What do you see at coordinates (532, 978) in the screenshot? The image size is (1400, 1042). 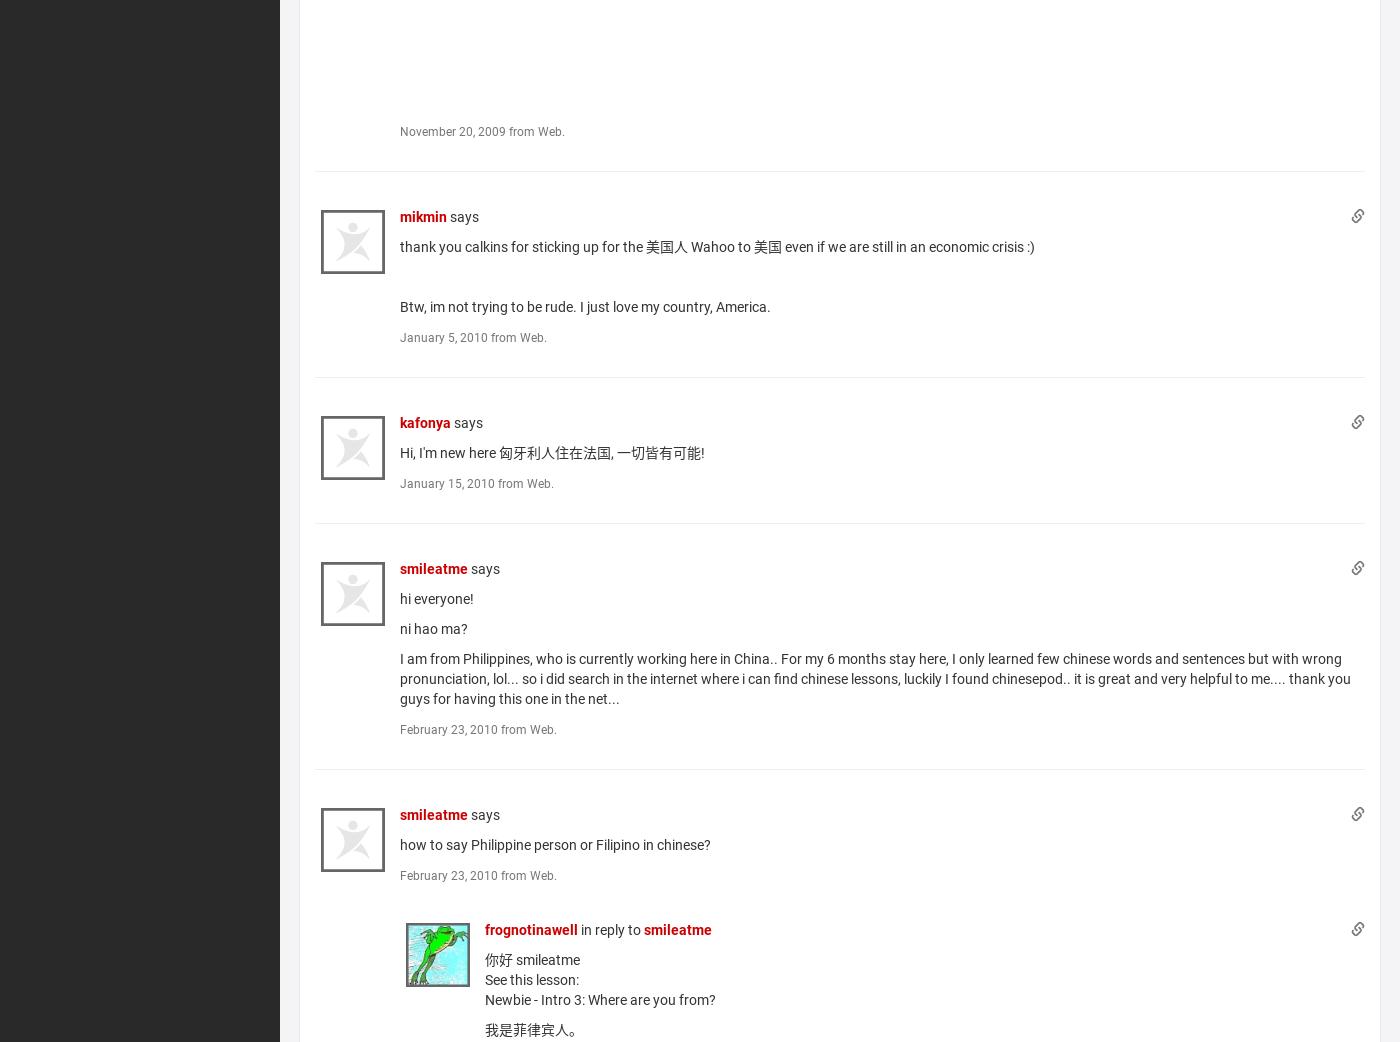 I see `'See this lesson:'` at bounding box center [532, 978].